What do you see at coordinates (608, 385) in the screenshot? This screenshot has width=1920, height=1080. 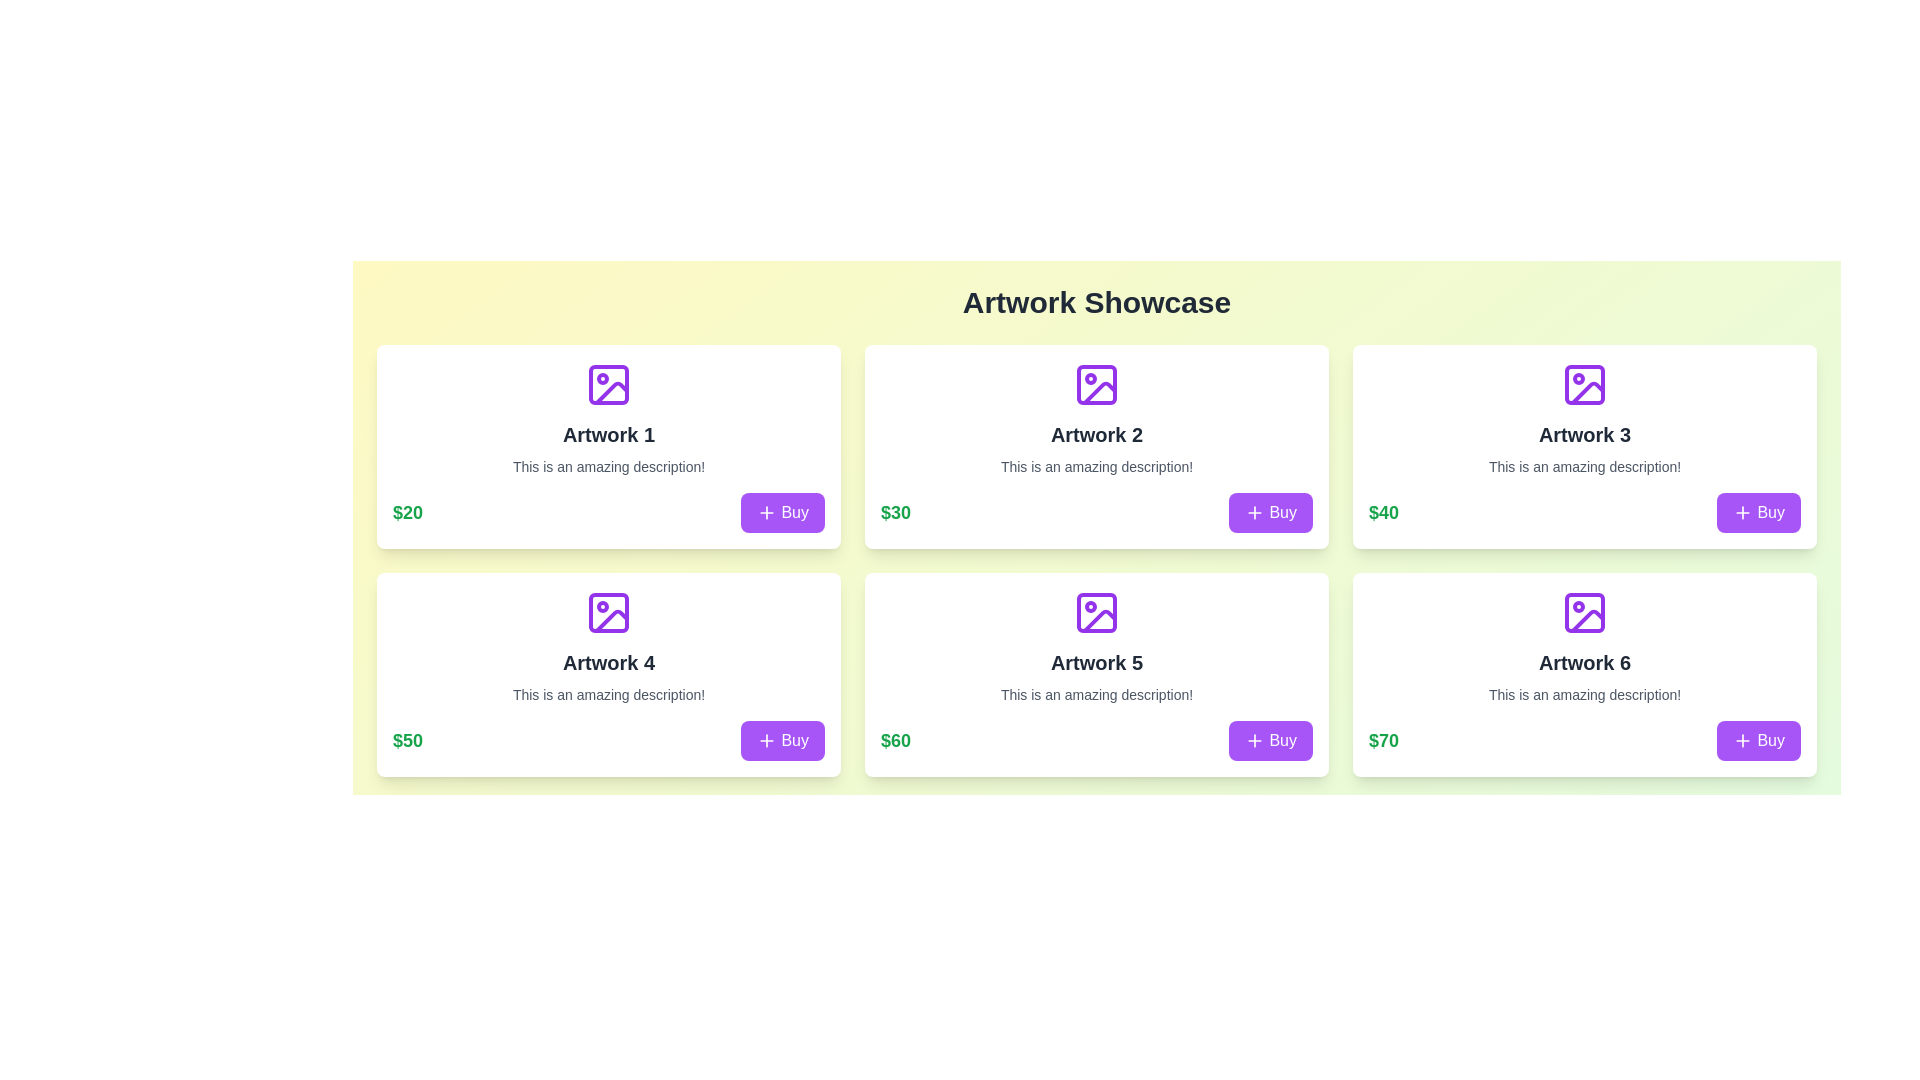 I see `the icon located in the upper left corner of the card titled 'Artwork 1'` at bounding box center [608, 385].